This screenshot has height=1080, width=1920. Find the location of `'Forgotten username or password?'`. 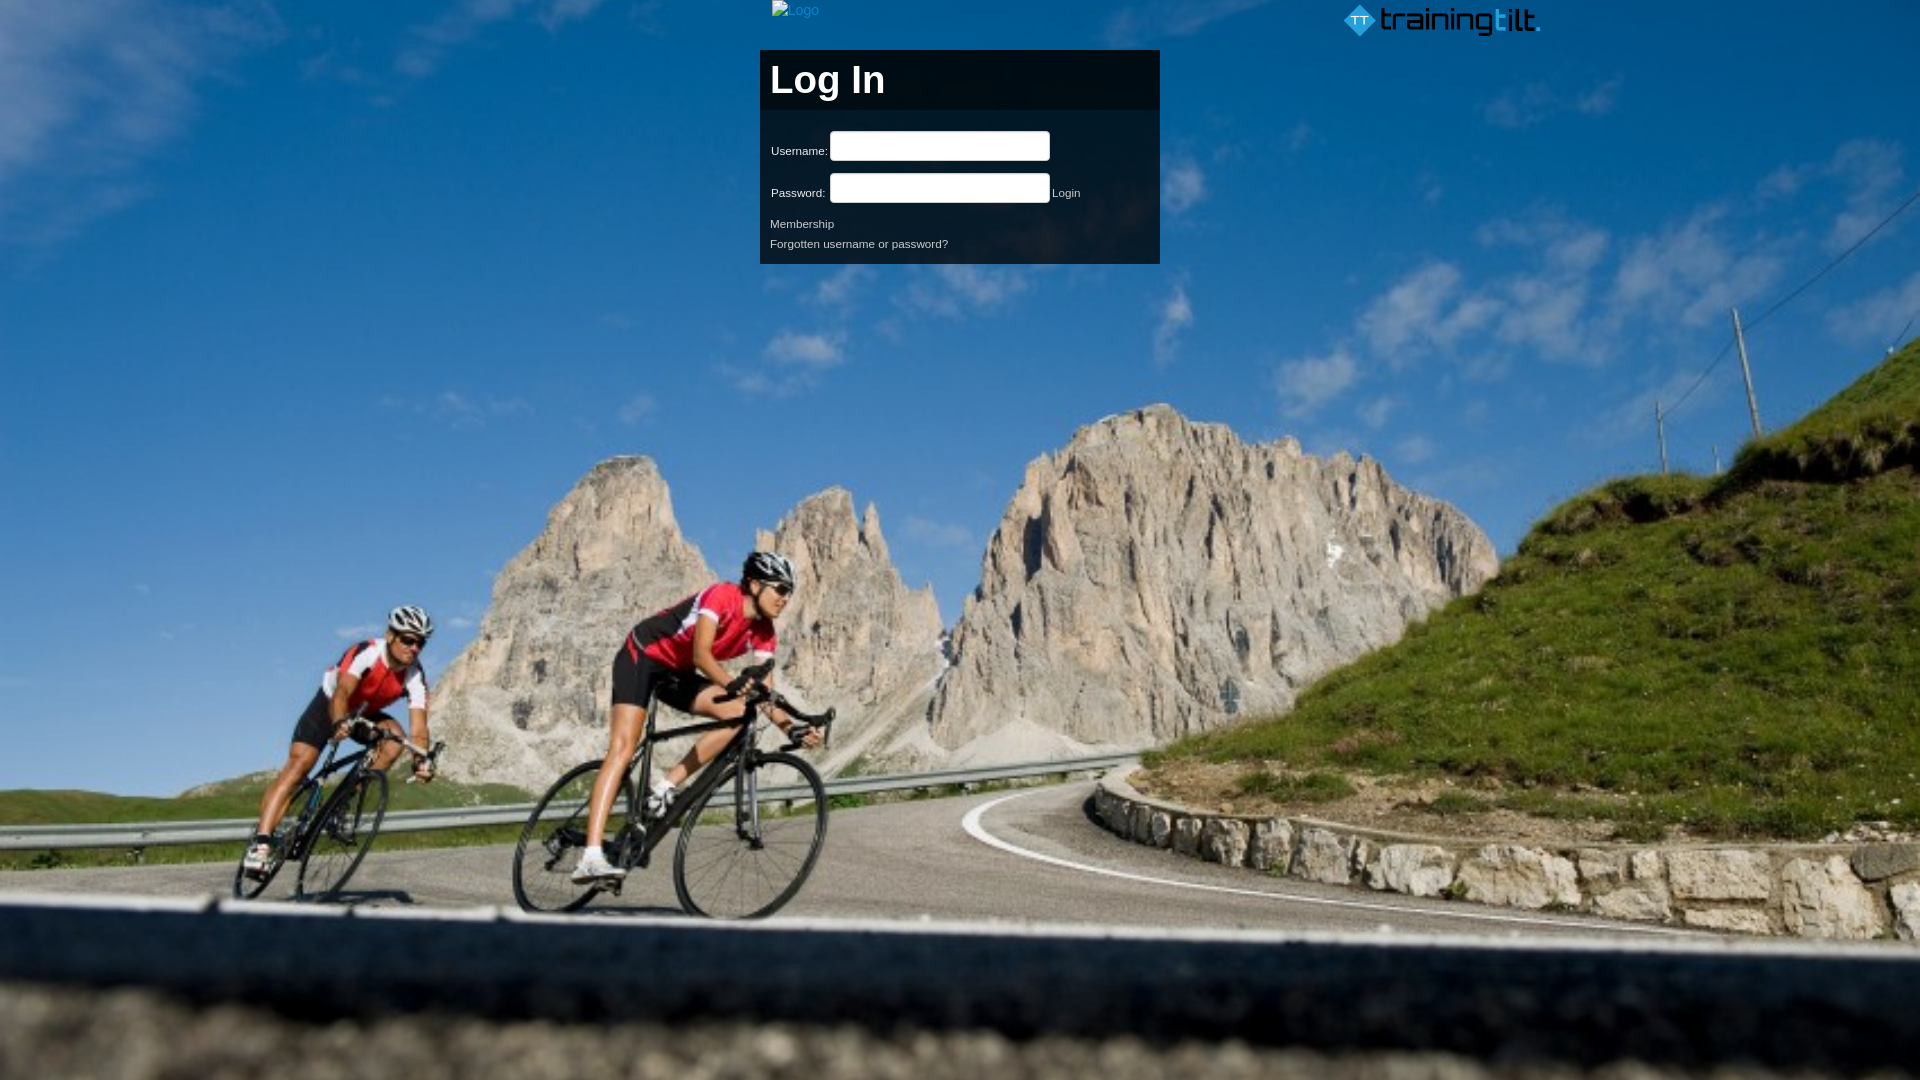

'Forgotten username or password?' is located at coordinates (859, 242).